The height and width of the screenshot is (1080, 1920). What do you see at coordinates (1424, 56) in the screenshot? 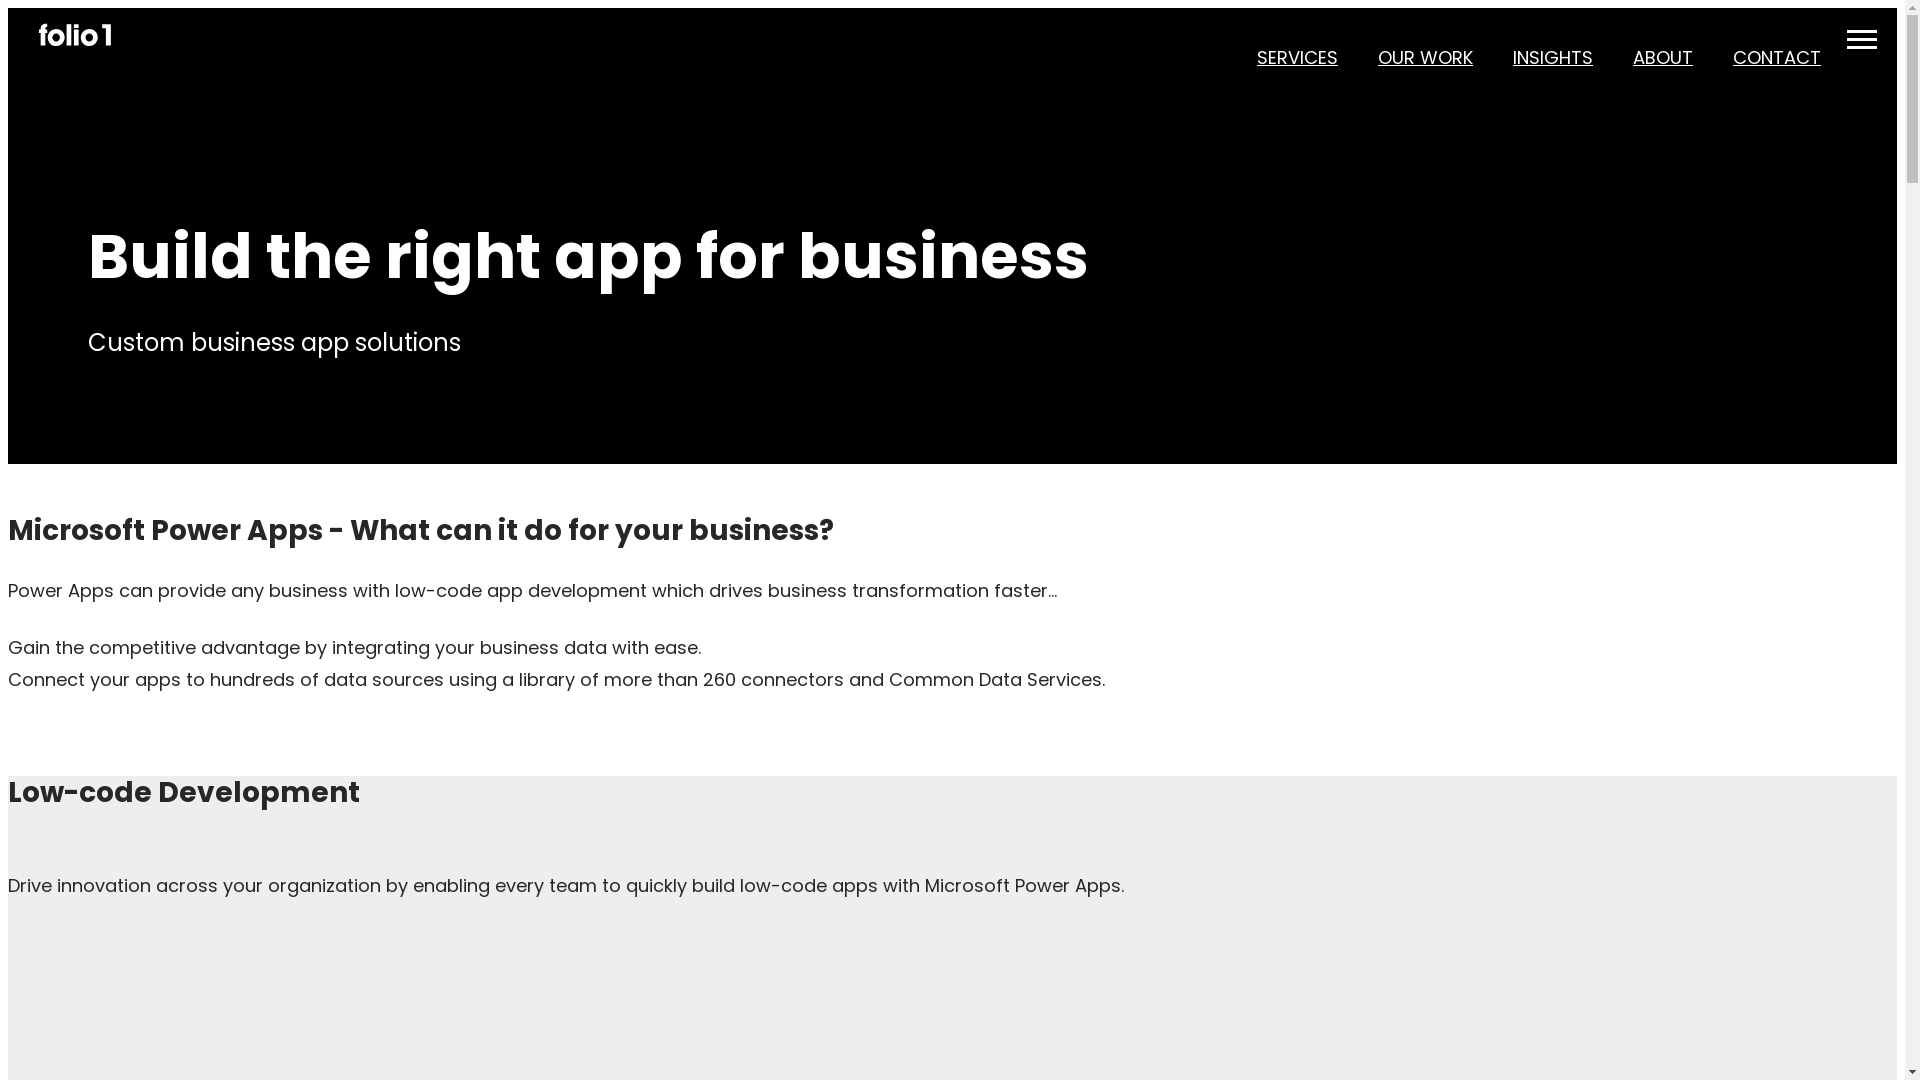
I see `'OUR WORK'` at bounding box center [1424, 56].